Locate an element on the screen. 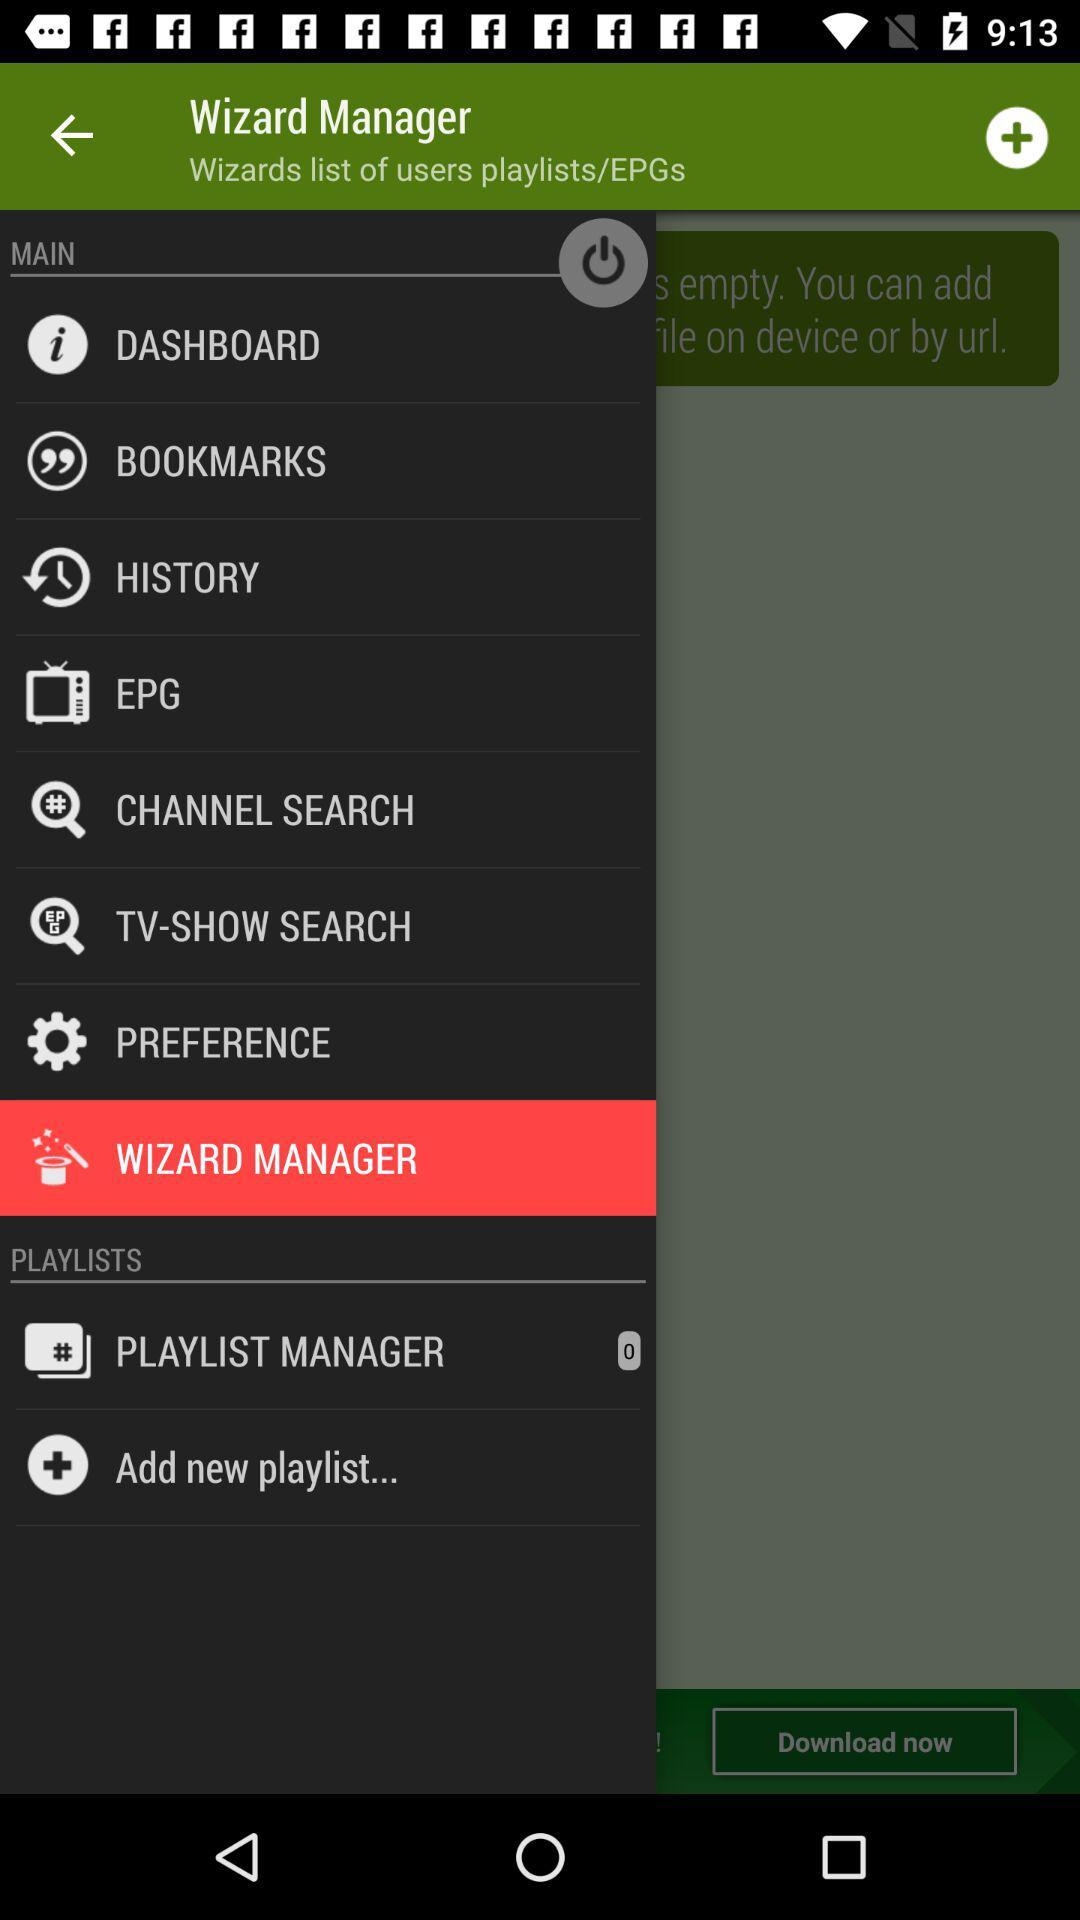 Image resolution: width=1080 pixels, height=1920 pixels. main off button is located at coordinates (602, 261).